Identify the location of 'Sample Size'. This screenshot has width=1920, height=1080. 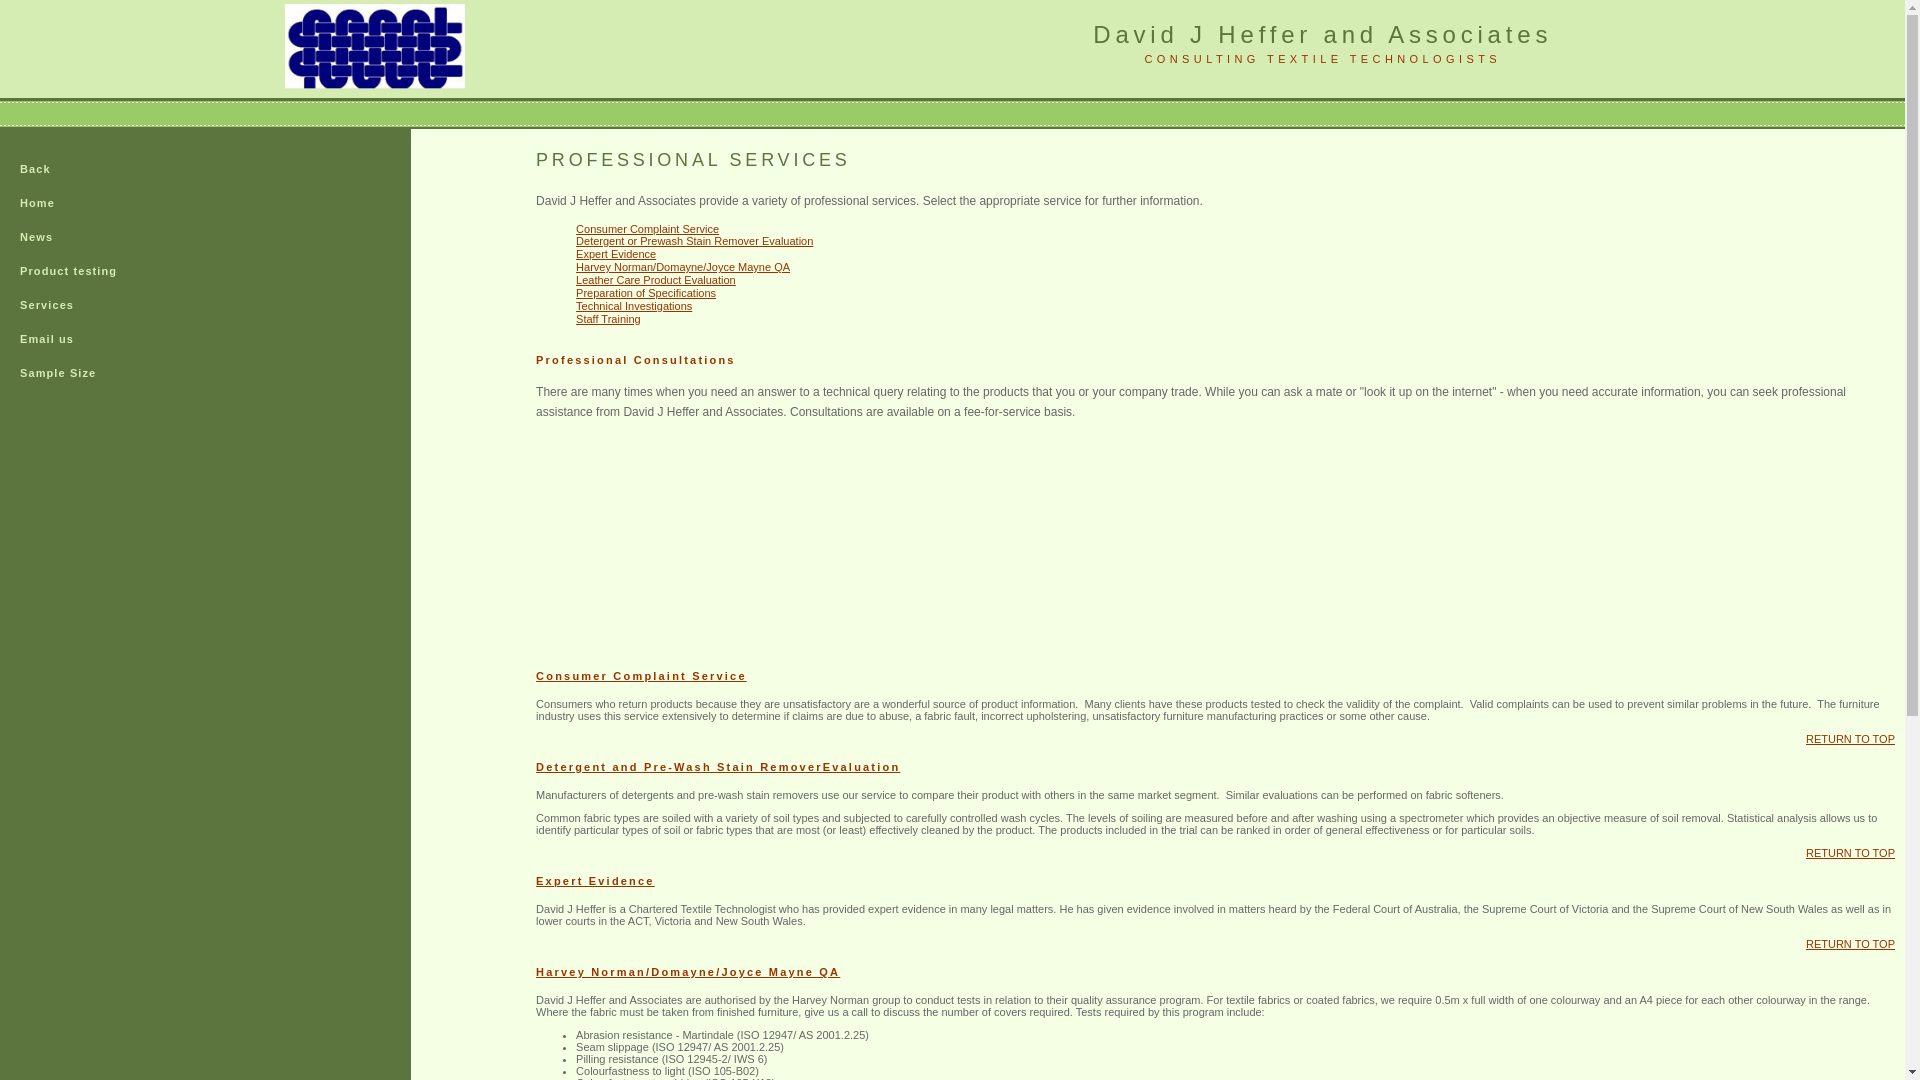
(81, 374).